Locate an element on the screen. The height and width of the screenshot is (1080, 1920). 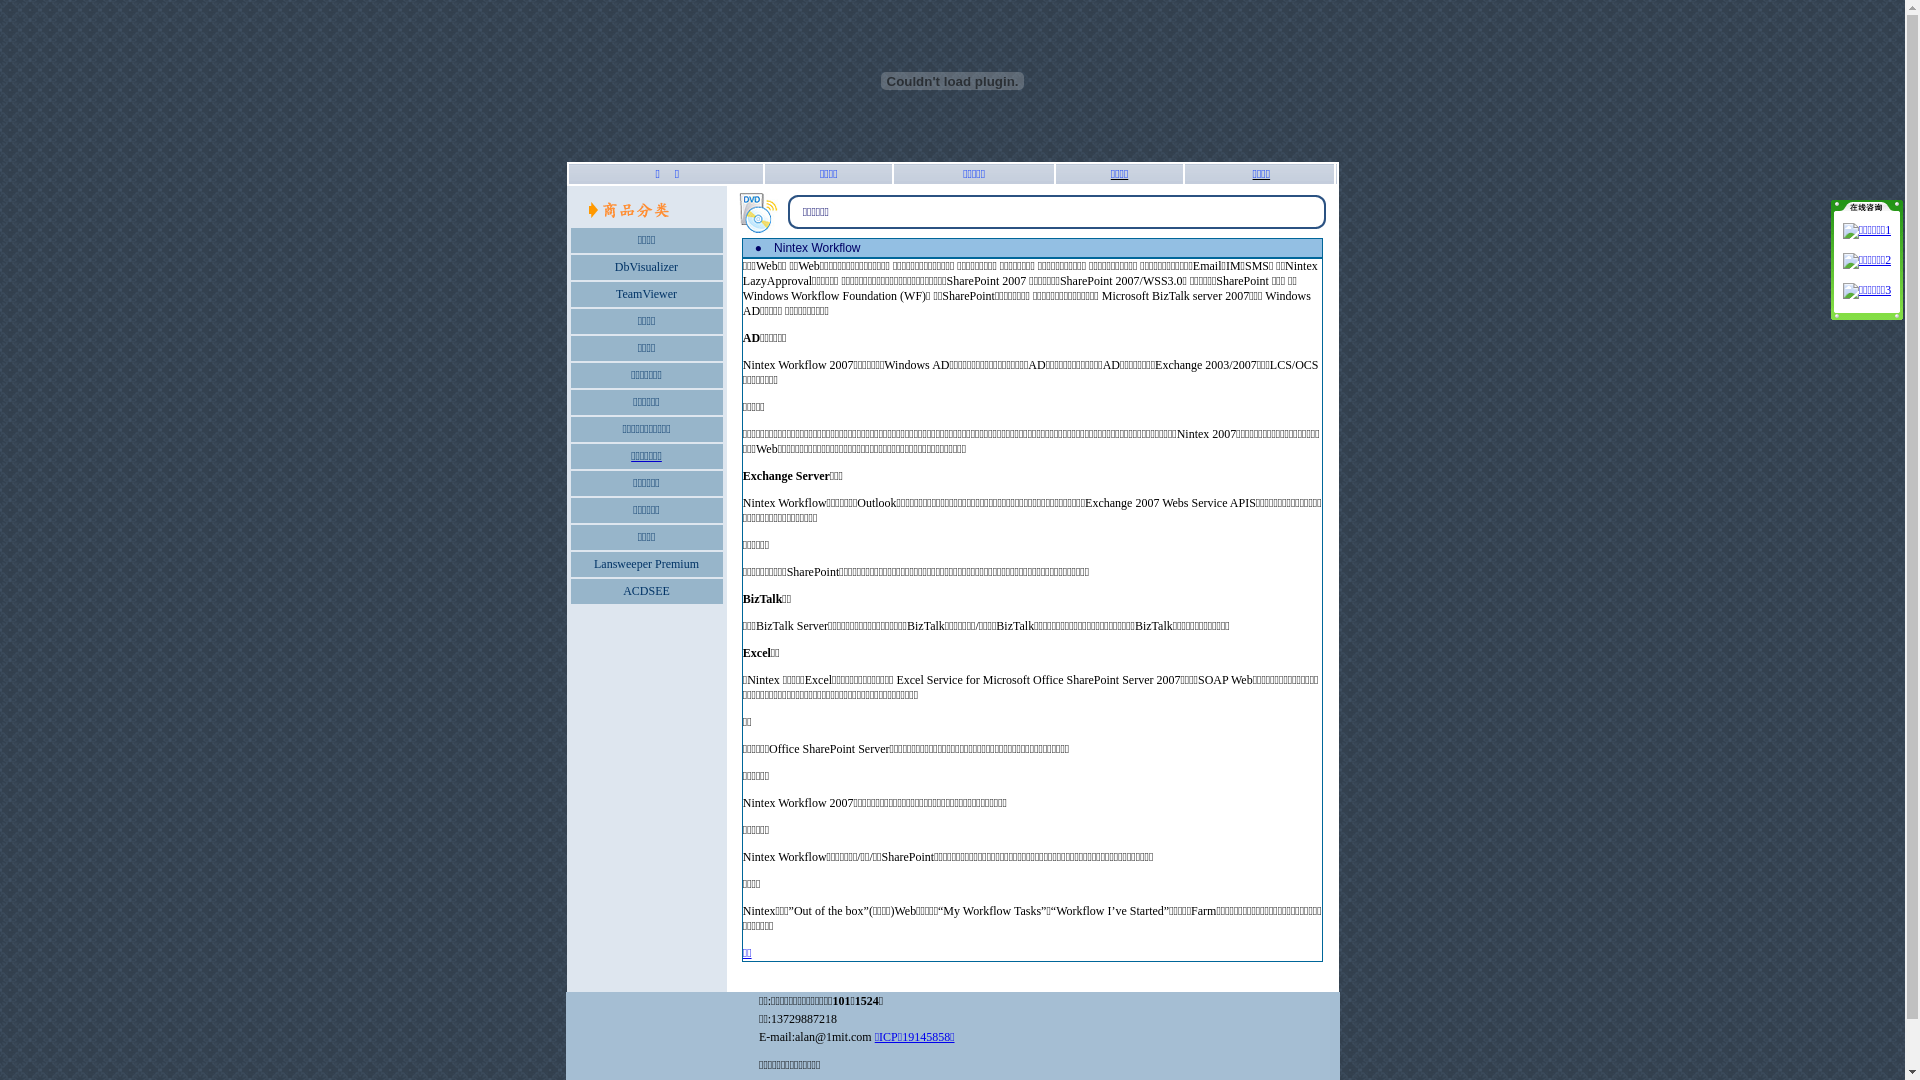
'Lansweeper Premium' is located at coordinates (646, 563).